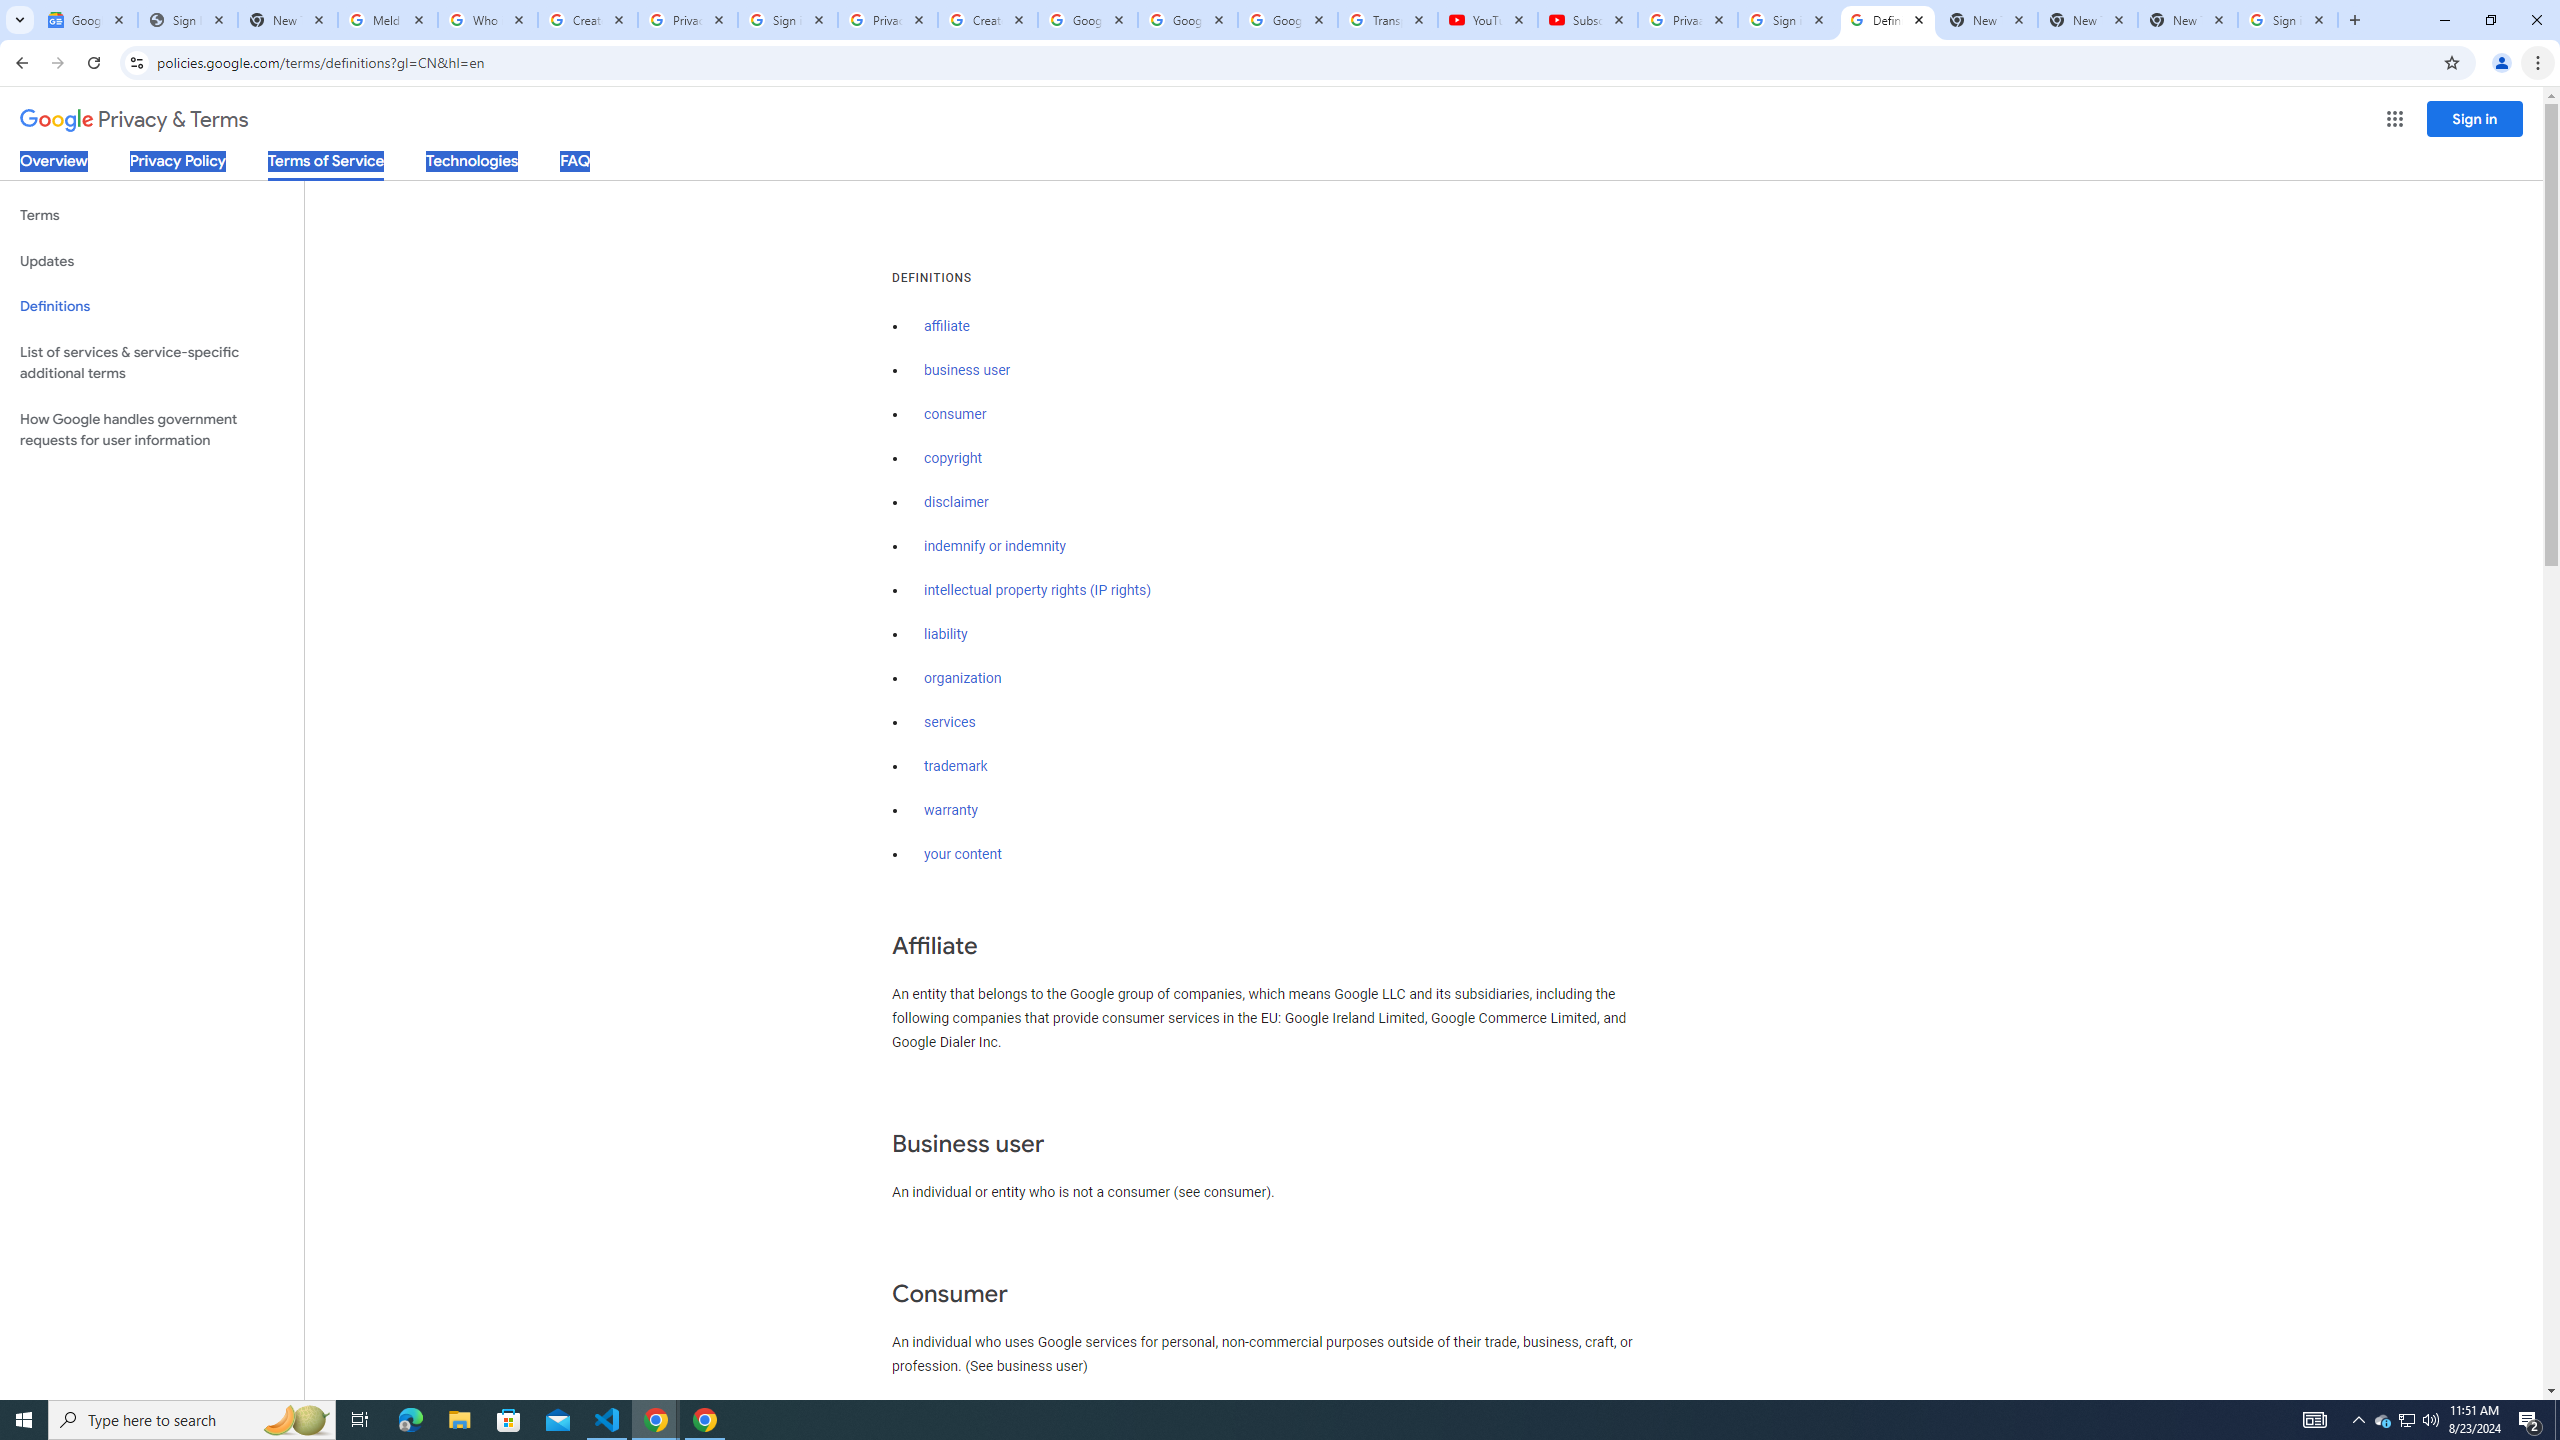 The height and width of the screenshot is (1440, 2560). What do you see at coordinates (949, 721) in the screenshot?
I see `'services'` at bounding box center [949, 721].